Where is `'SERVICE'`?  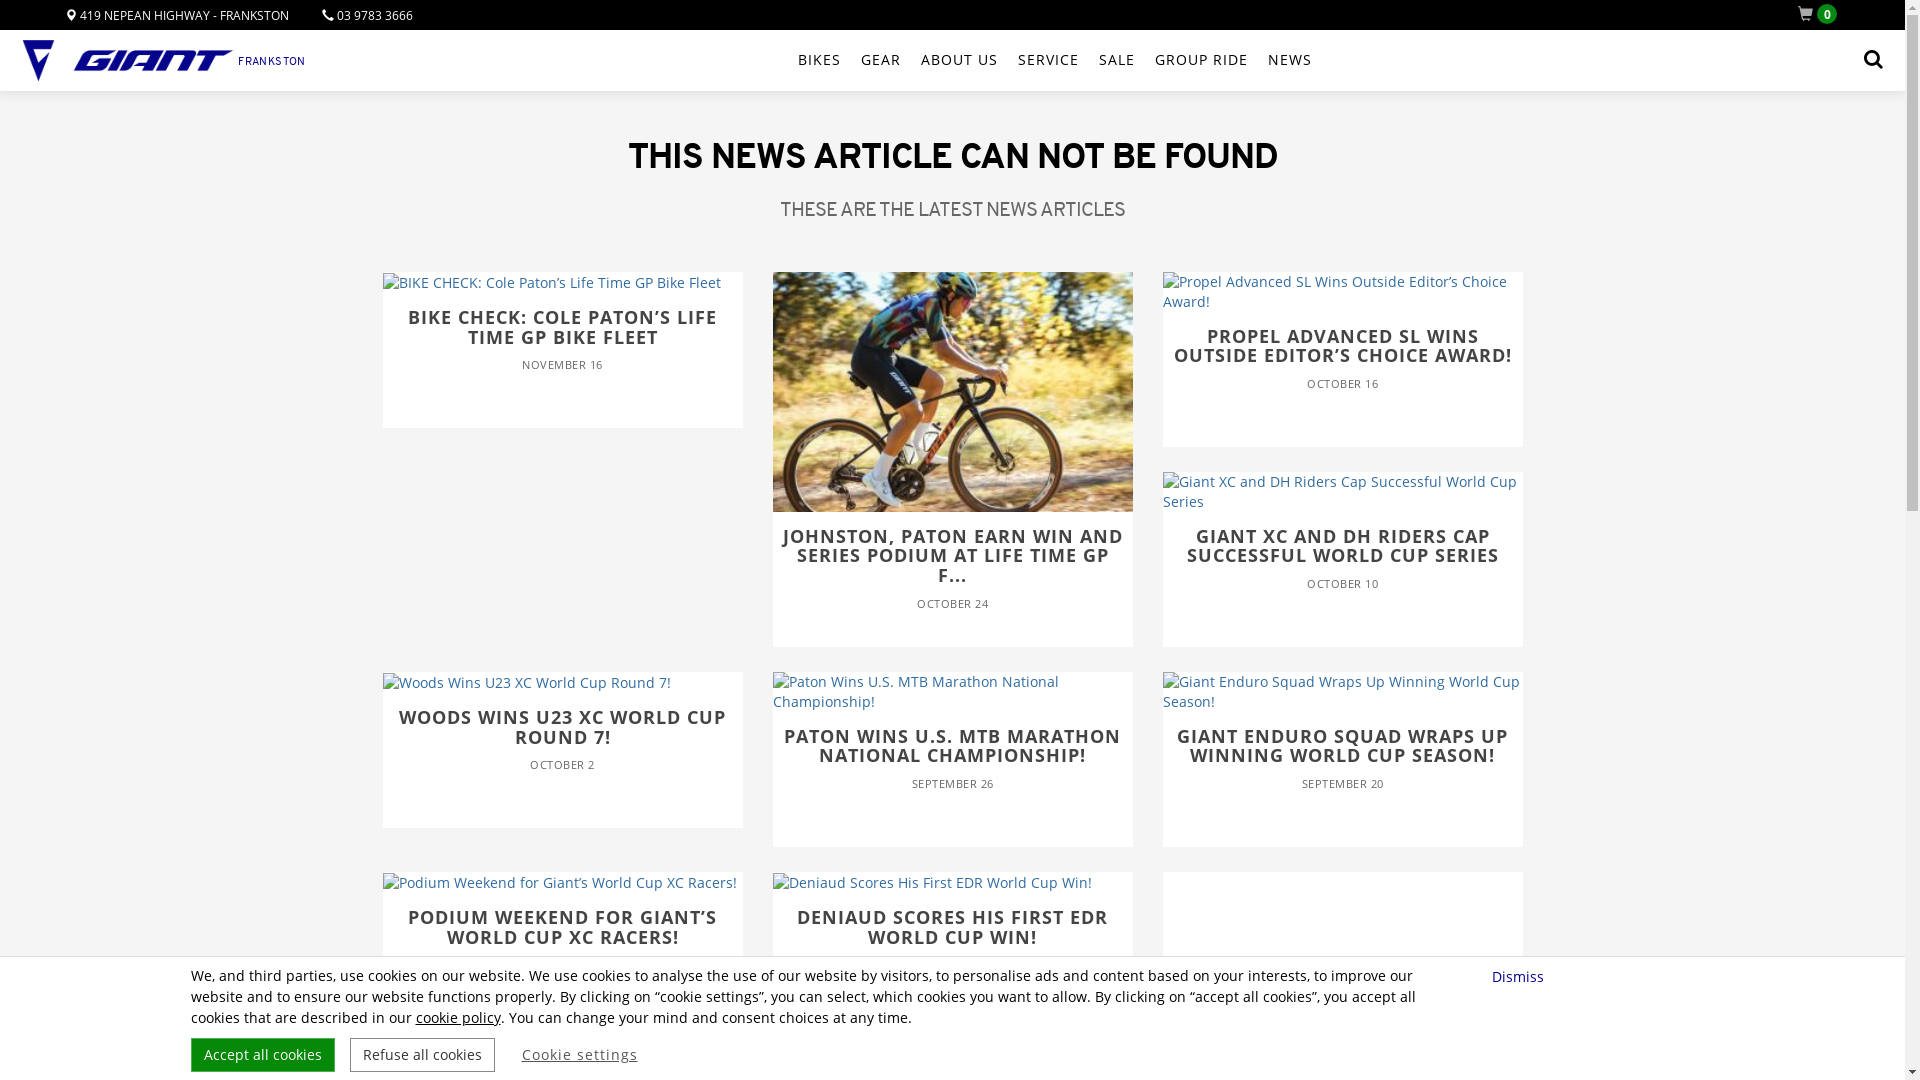
'SERVICE' is located at coordinates (1047, 59).